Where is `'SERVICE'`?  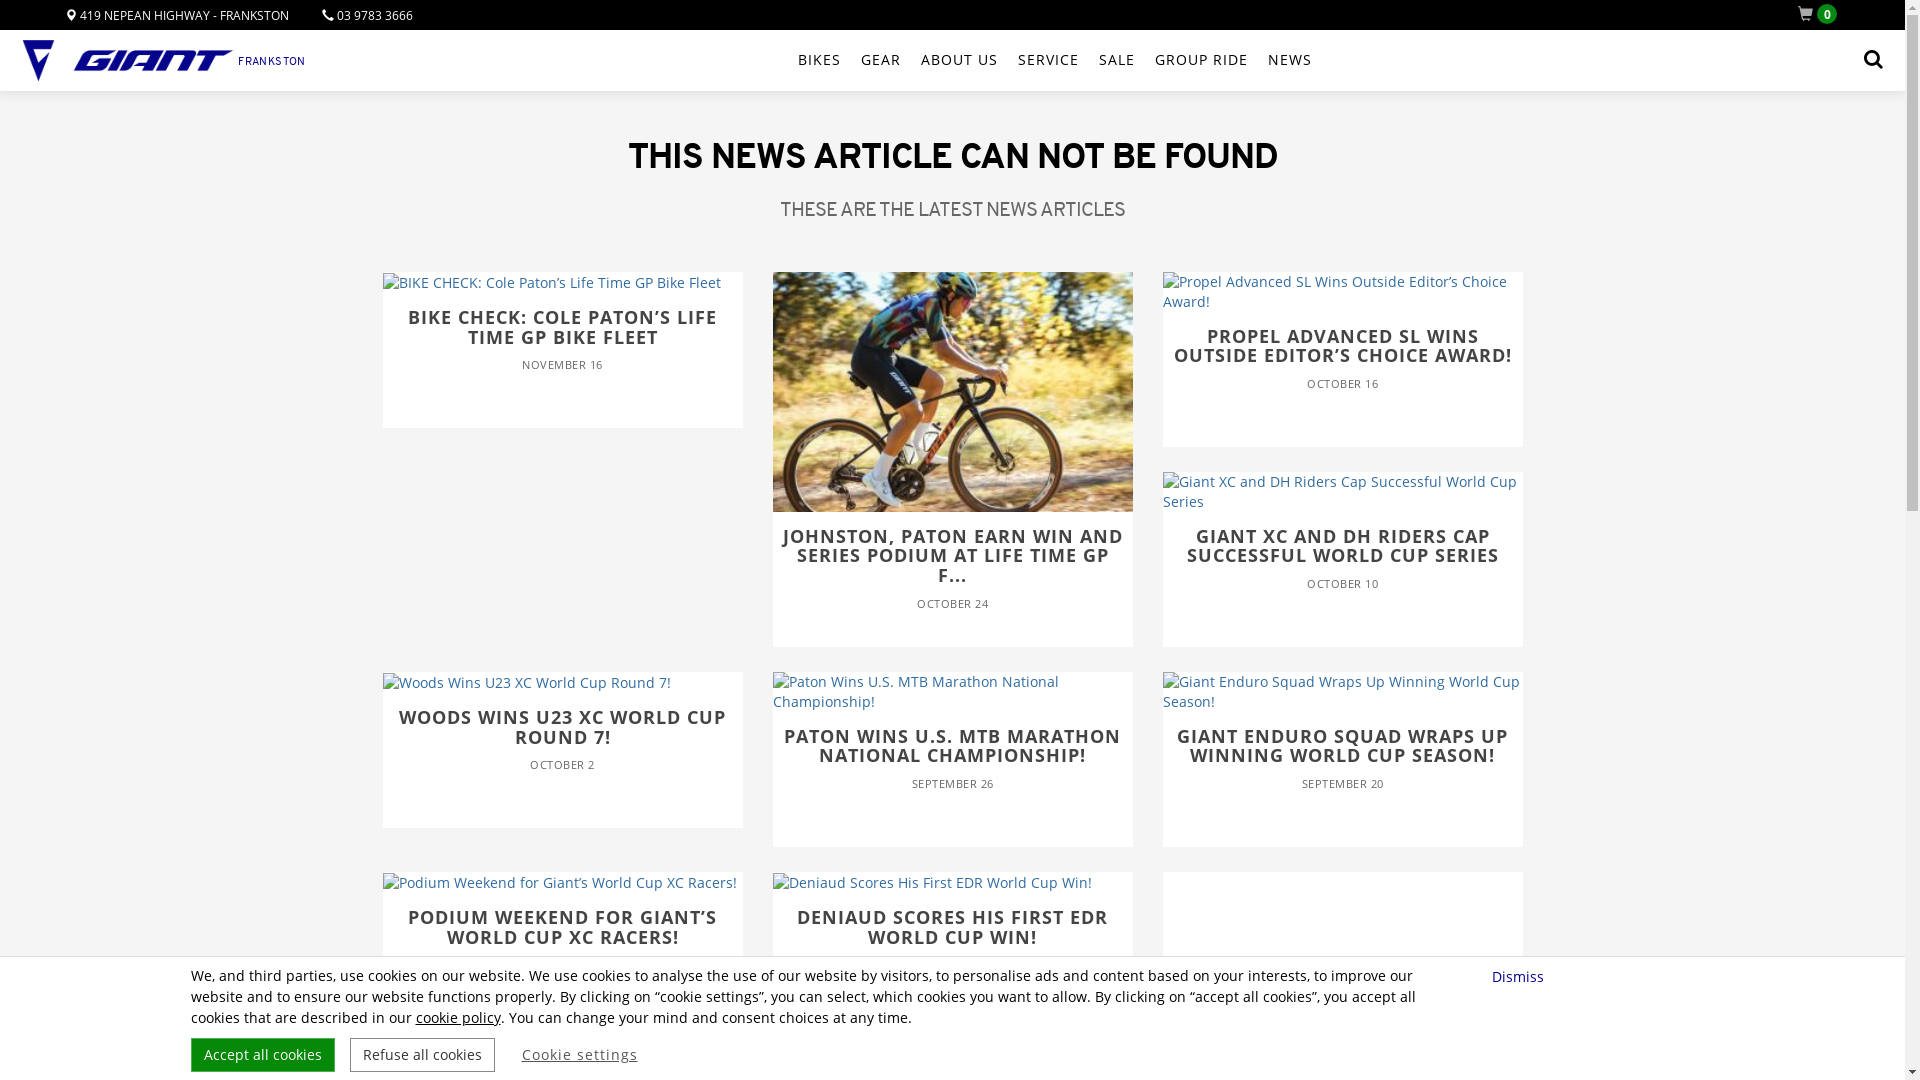
'SERVICE' is located at coordinates (1047, 59).